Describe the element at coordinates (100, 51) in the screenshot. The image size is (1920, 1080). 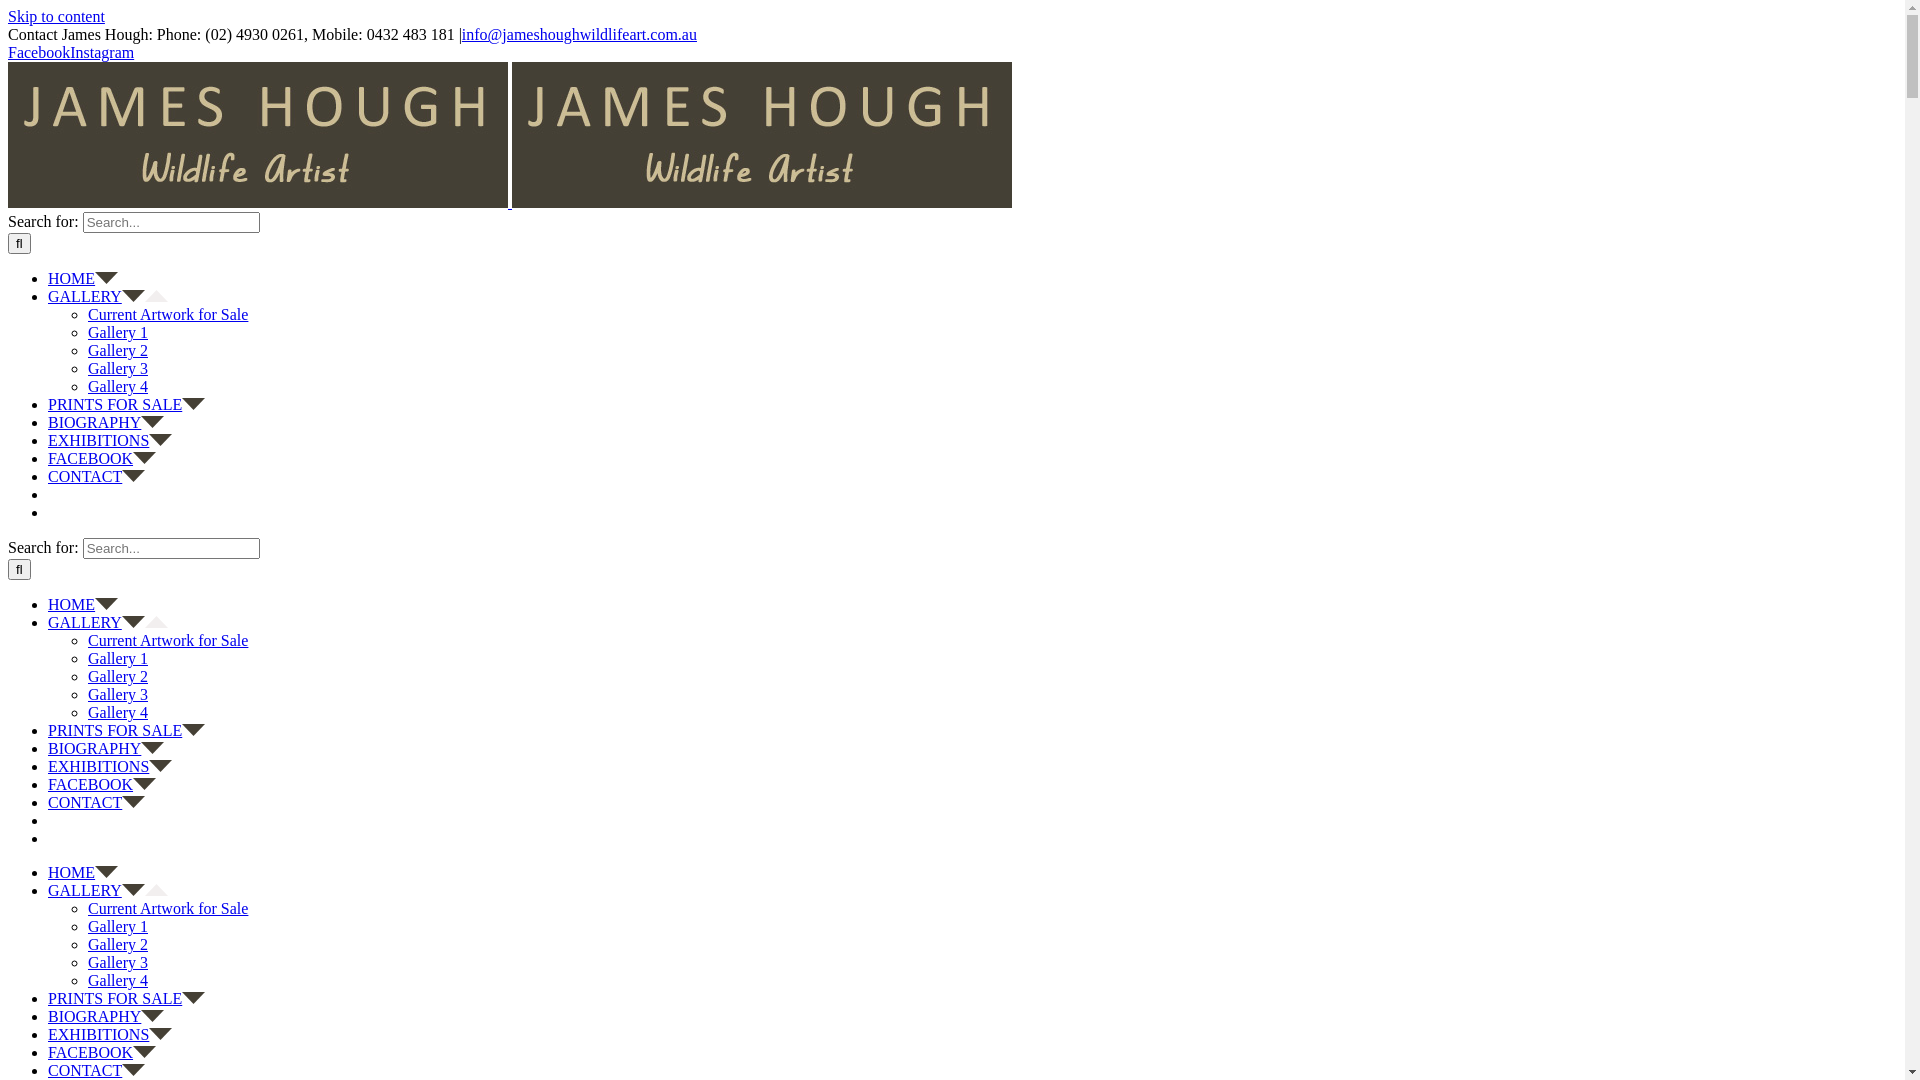
I see `'Instagram'` at that location.